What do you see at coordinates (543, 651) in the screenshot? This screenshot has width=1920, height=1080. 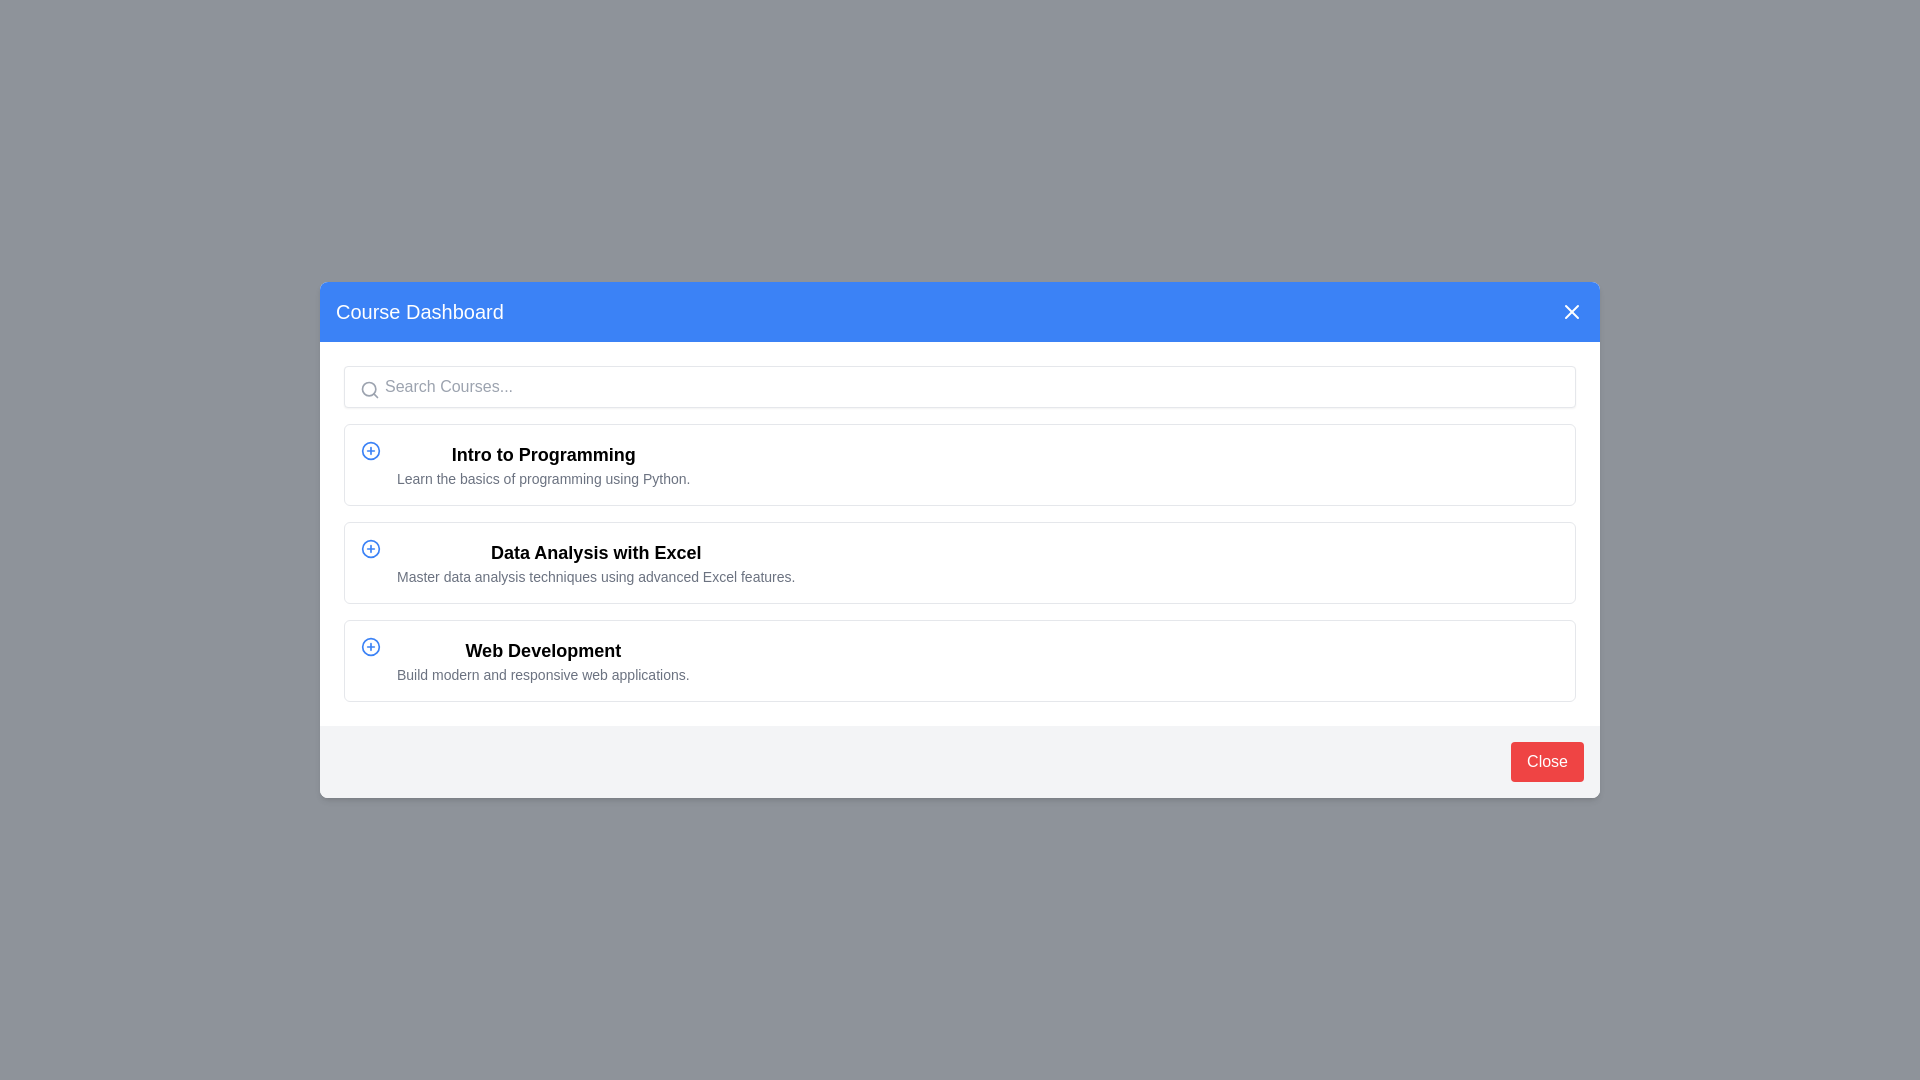 I see `the text label that serves as a heading or title for a course, positioned above the descriptive text 'Build modern and responsive web applications.' within the third item of a vertically stacked list` at bounding box center [543, 651].